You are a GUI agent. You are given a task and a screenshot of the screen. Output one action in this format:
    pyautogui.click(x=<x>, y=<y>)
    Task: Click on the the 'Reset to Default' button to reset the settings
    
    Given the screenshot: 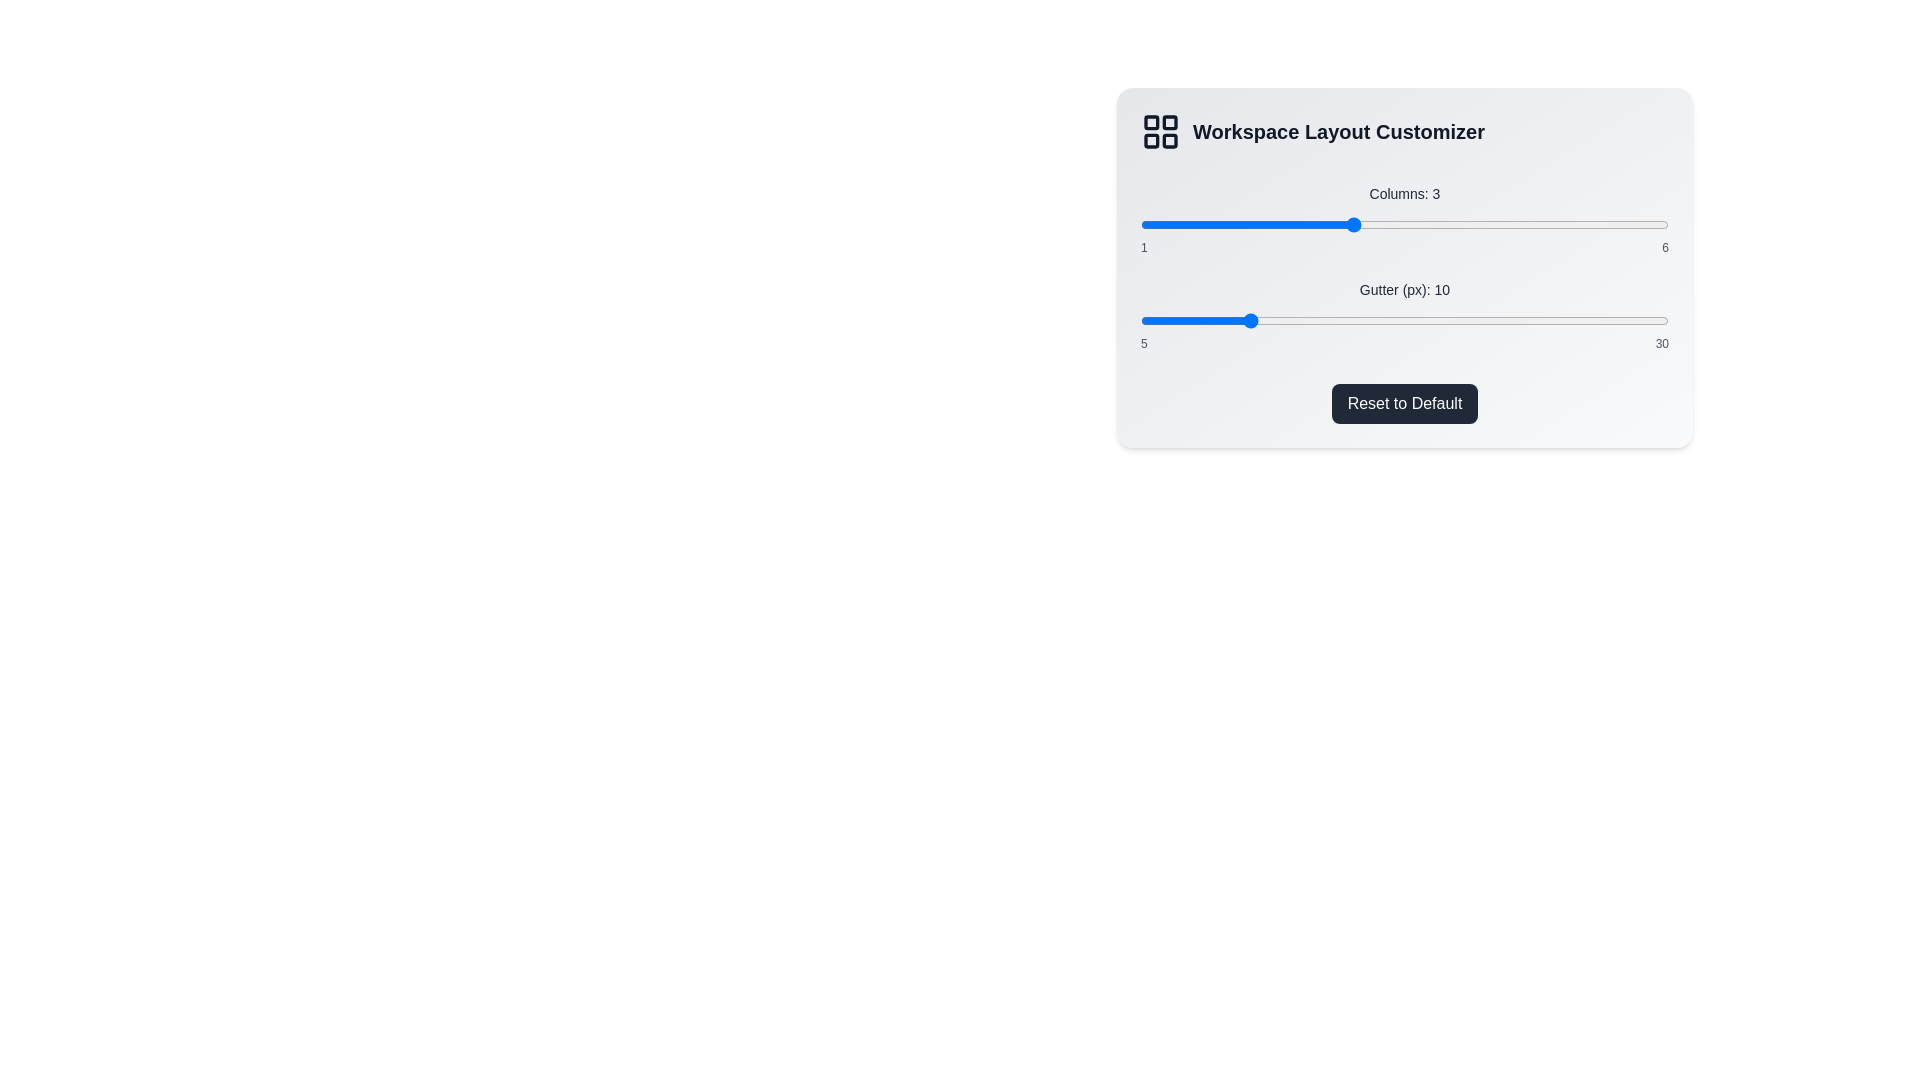 What is the action you would take?
    pyautogui.click(x=1404, y=404)
    